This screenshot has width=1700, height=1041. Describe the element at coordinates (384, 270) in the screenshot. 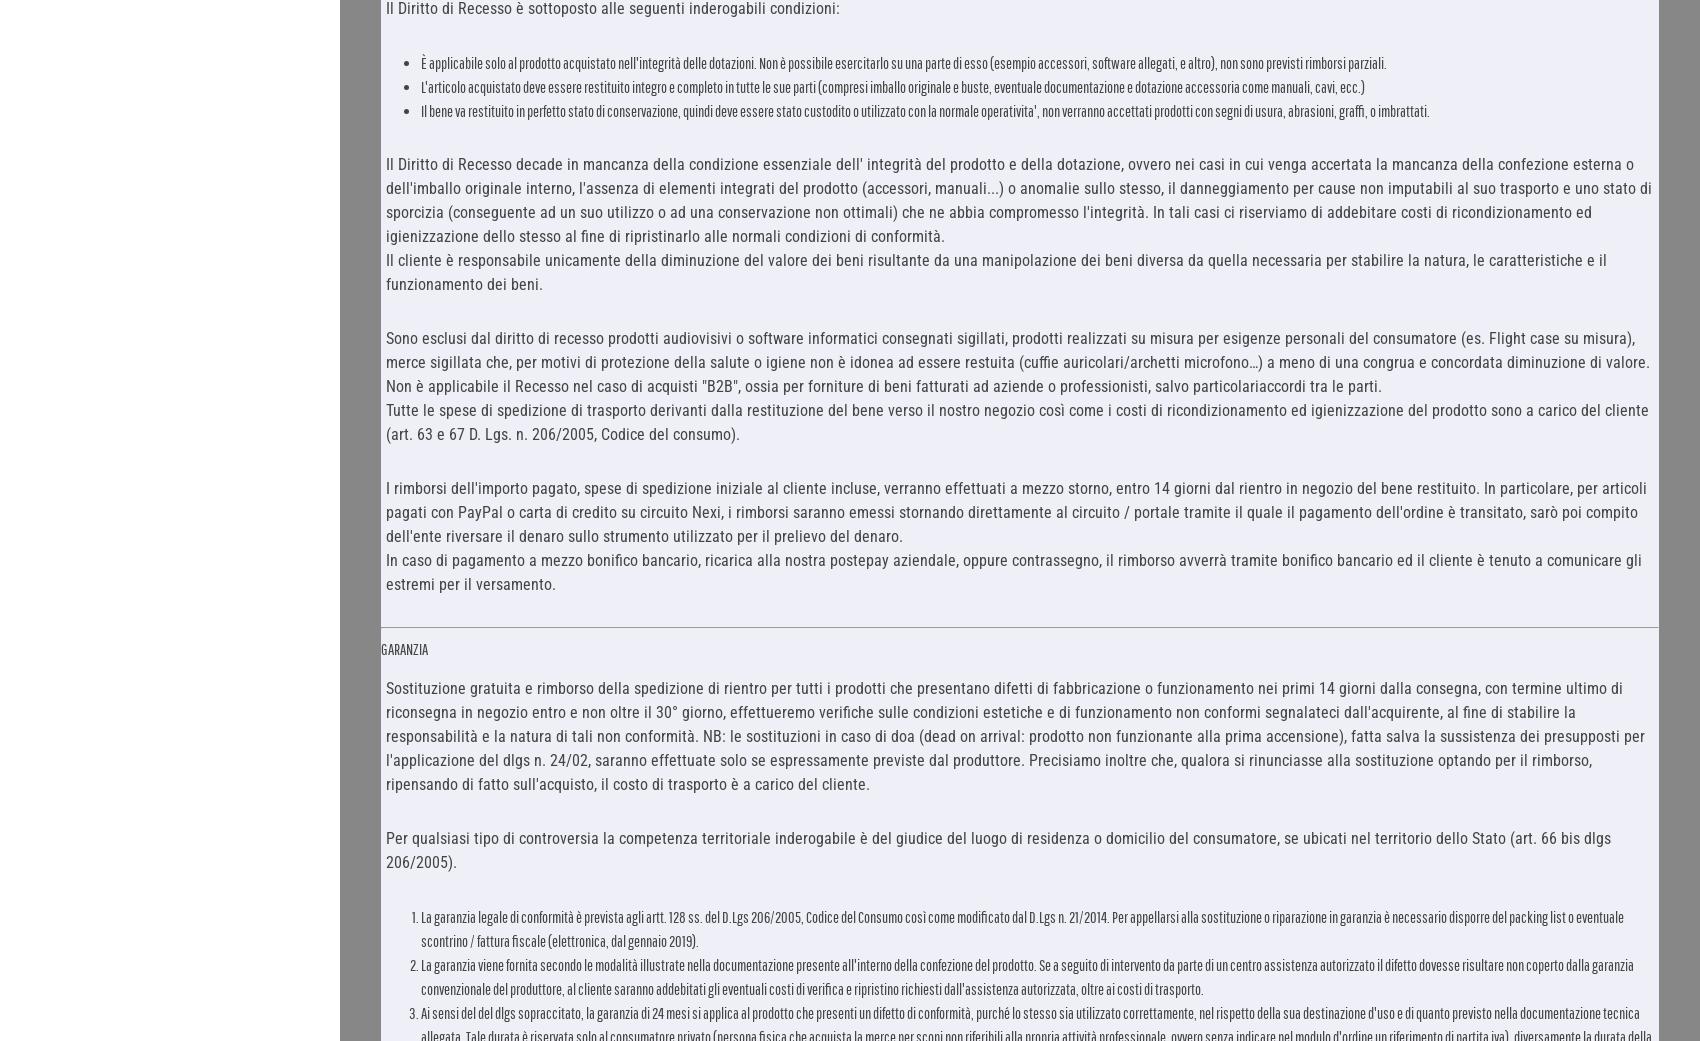

I see `'Il cliente è responsabile unicamente della diminuzione del valore dei beni risultante da una manipolazione dei beni diversa da quella necessaria per
stabilire la natura, le caratteristiche e il funzionamento dei beni.'` at that location.